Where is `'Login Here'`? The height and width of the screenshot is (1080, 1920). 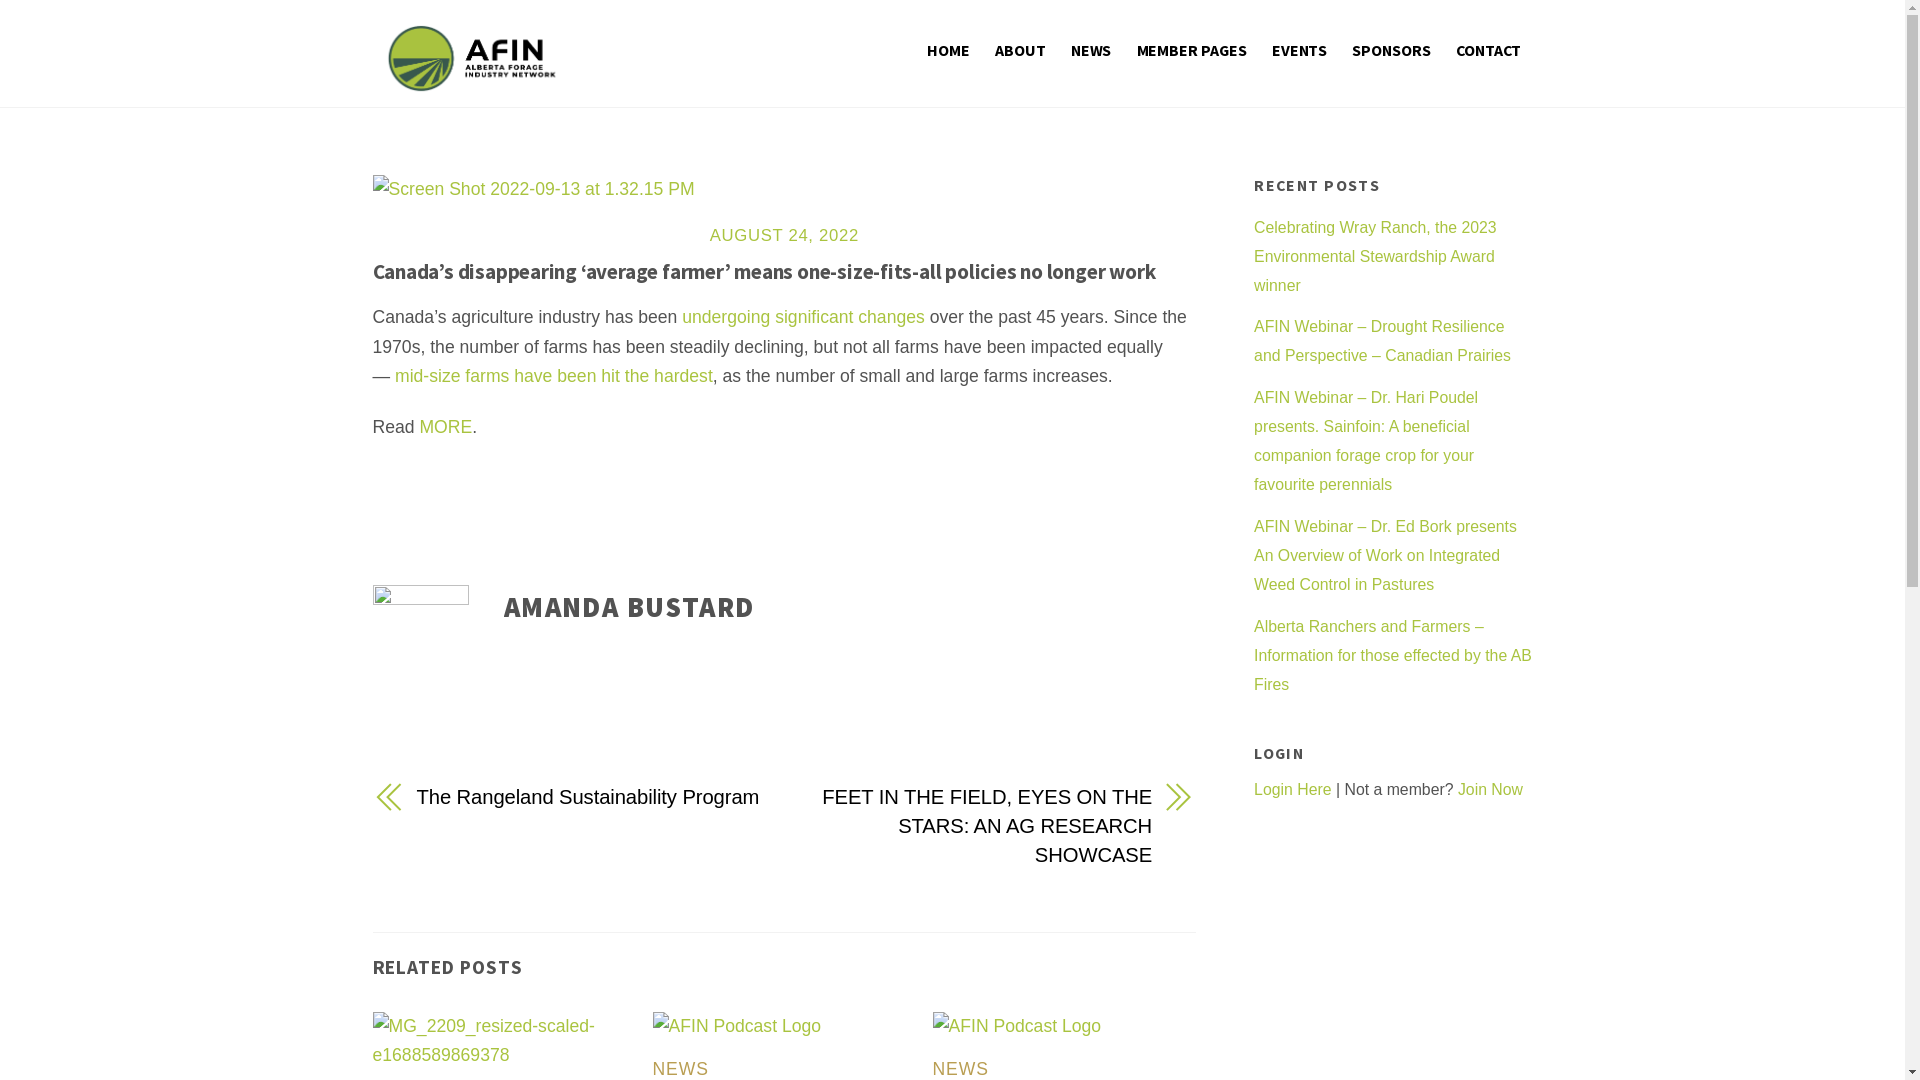
'Login Here' is located at coordinates (1292, 788).